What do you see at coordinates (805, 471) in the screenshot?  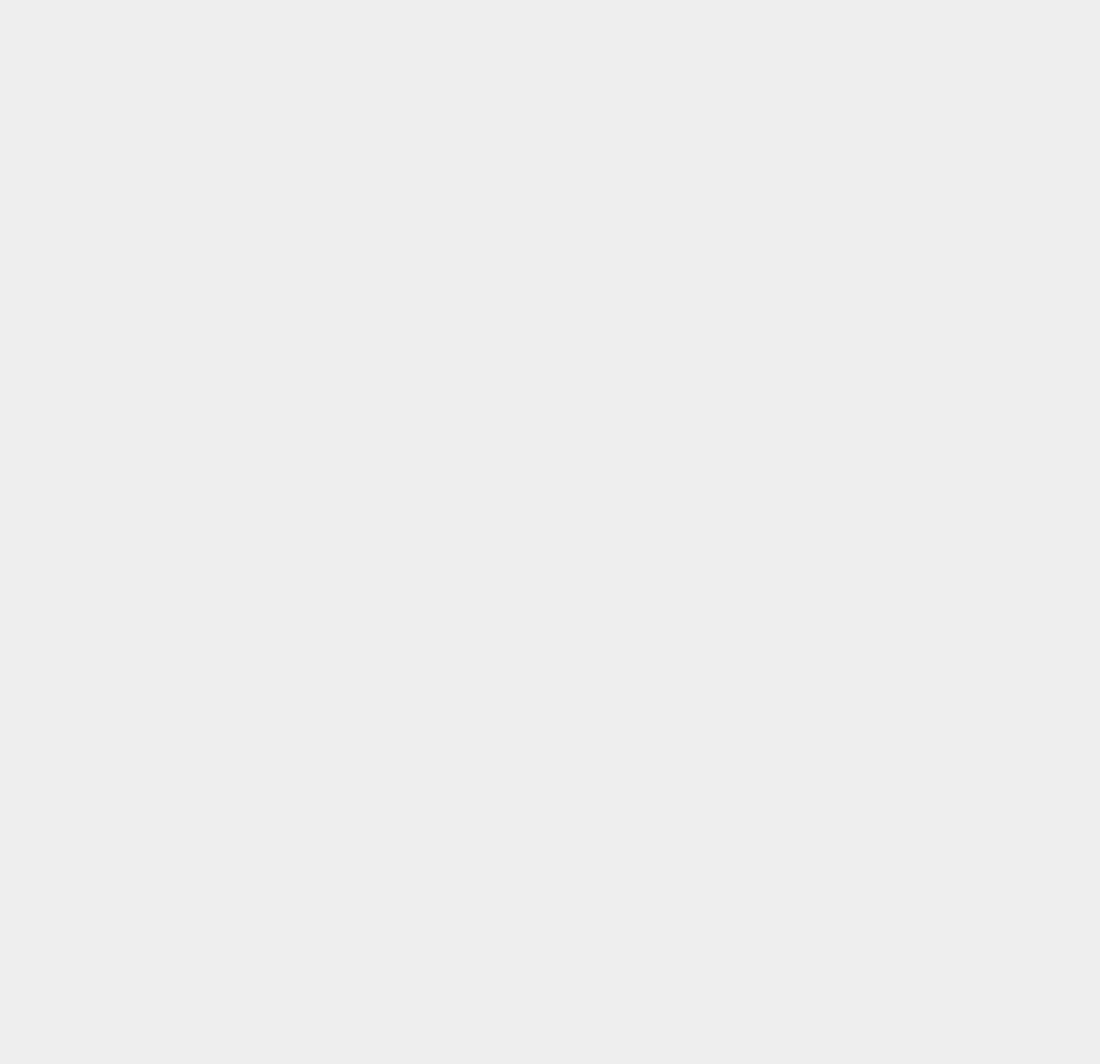 I see `'iOS 7.1.1'` at bounding box center [805, 471].